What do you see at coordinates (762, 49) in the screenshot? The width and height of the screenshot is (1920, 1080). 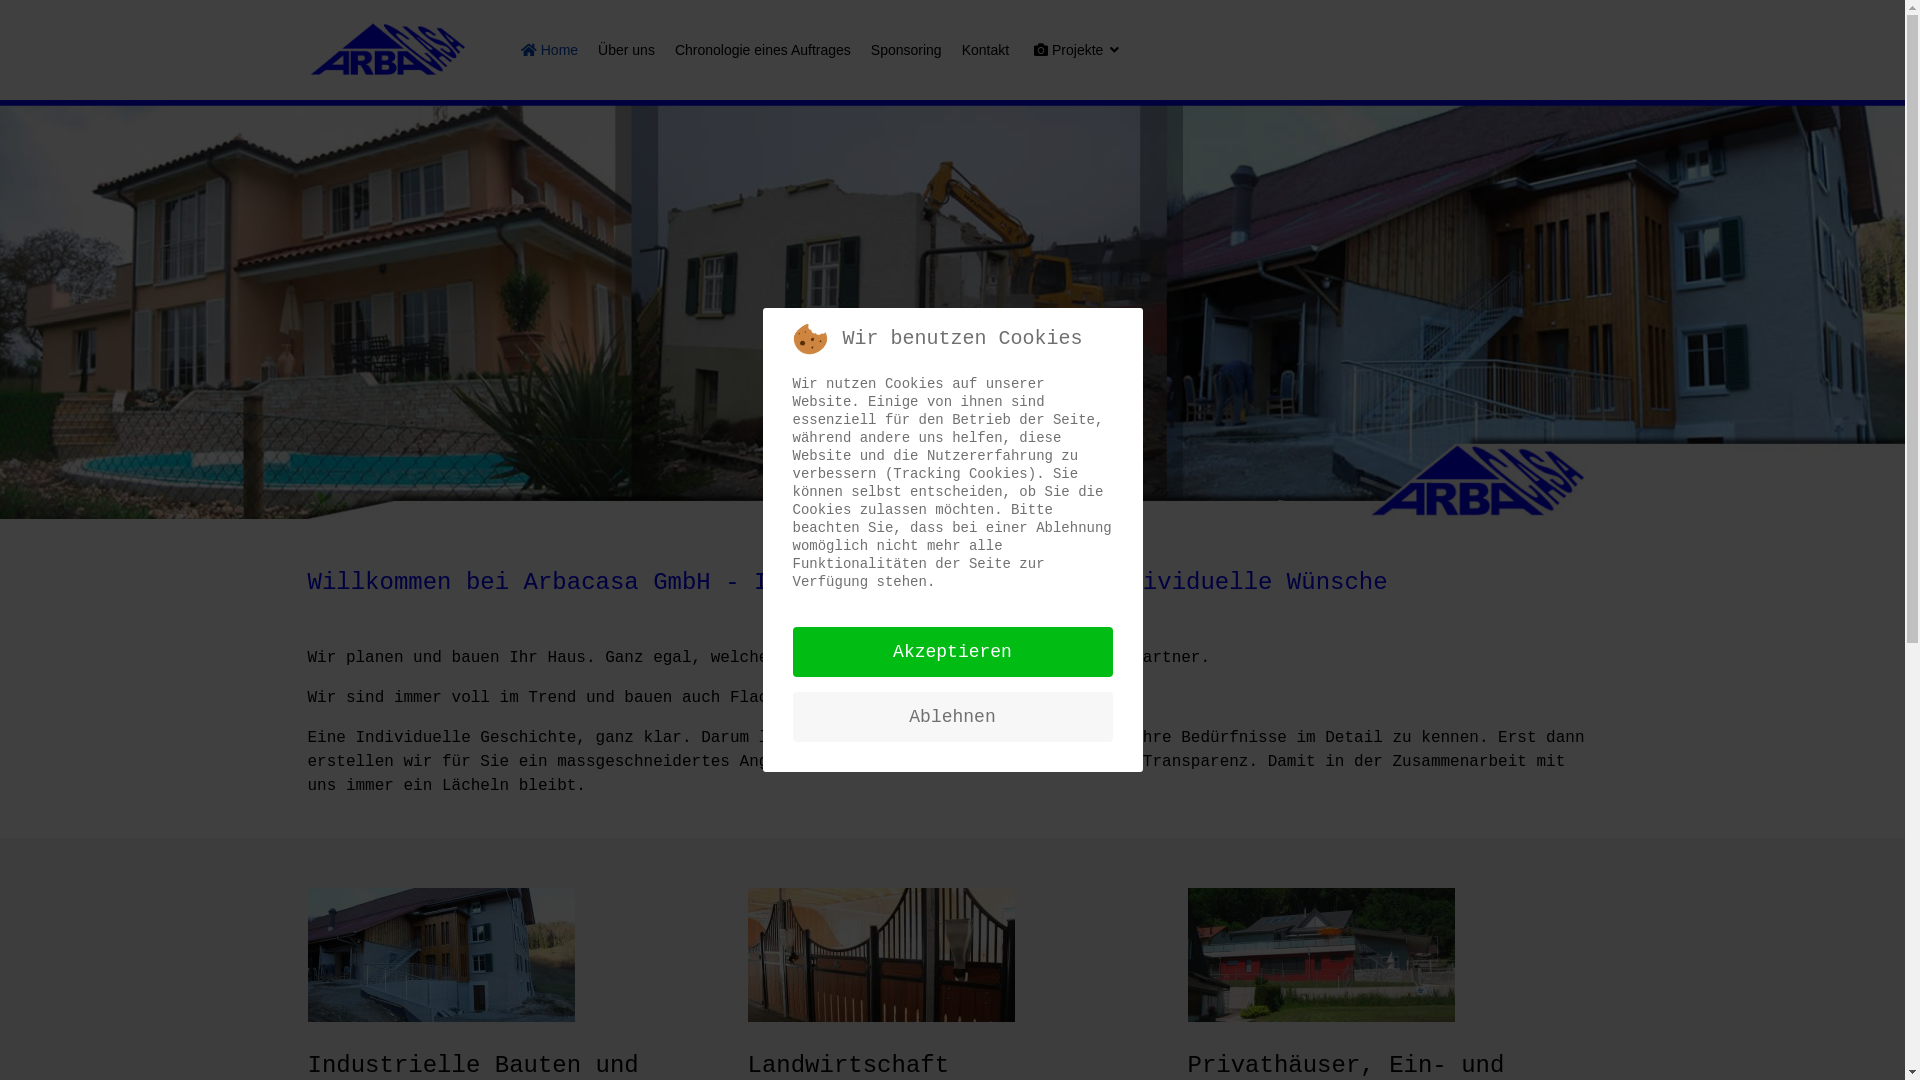 I see `'Chronologie eines Auftrages'` at bounding box center [762, 49].